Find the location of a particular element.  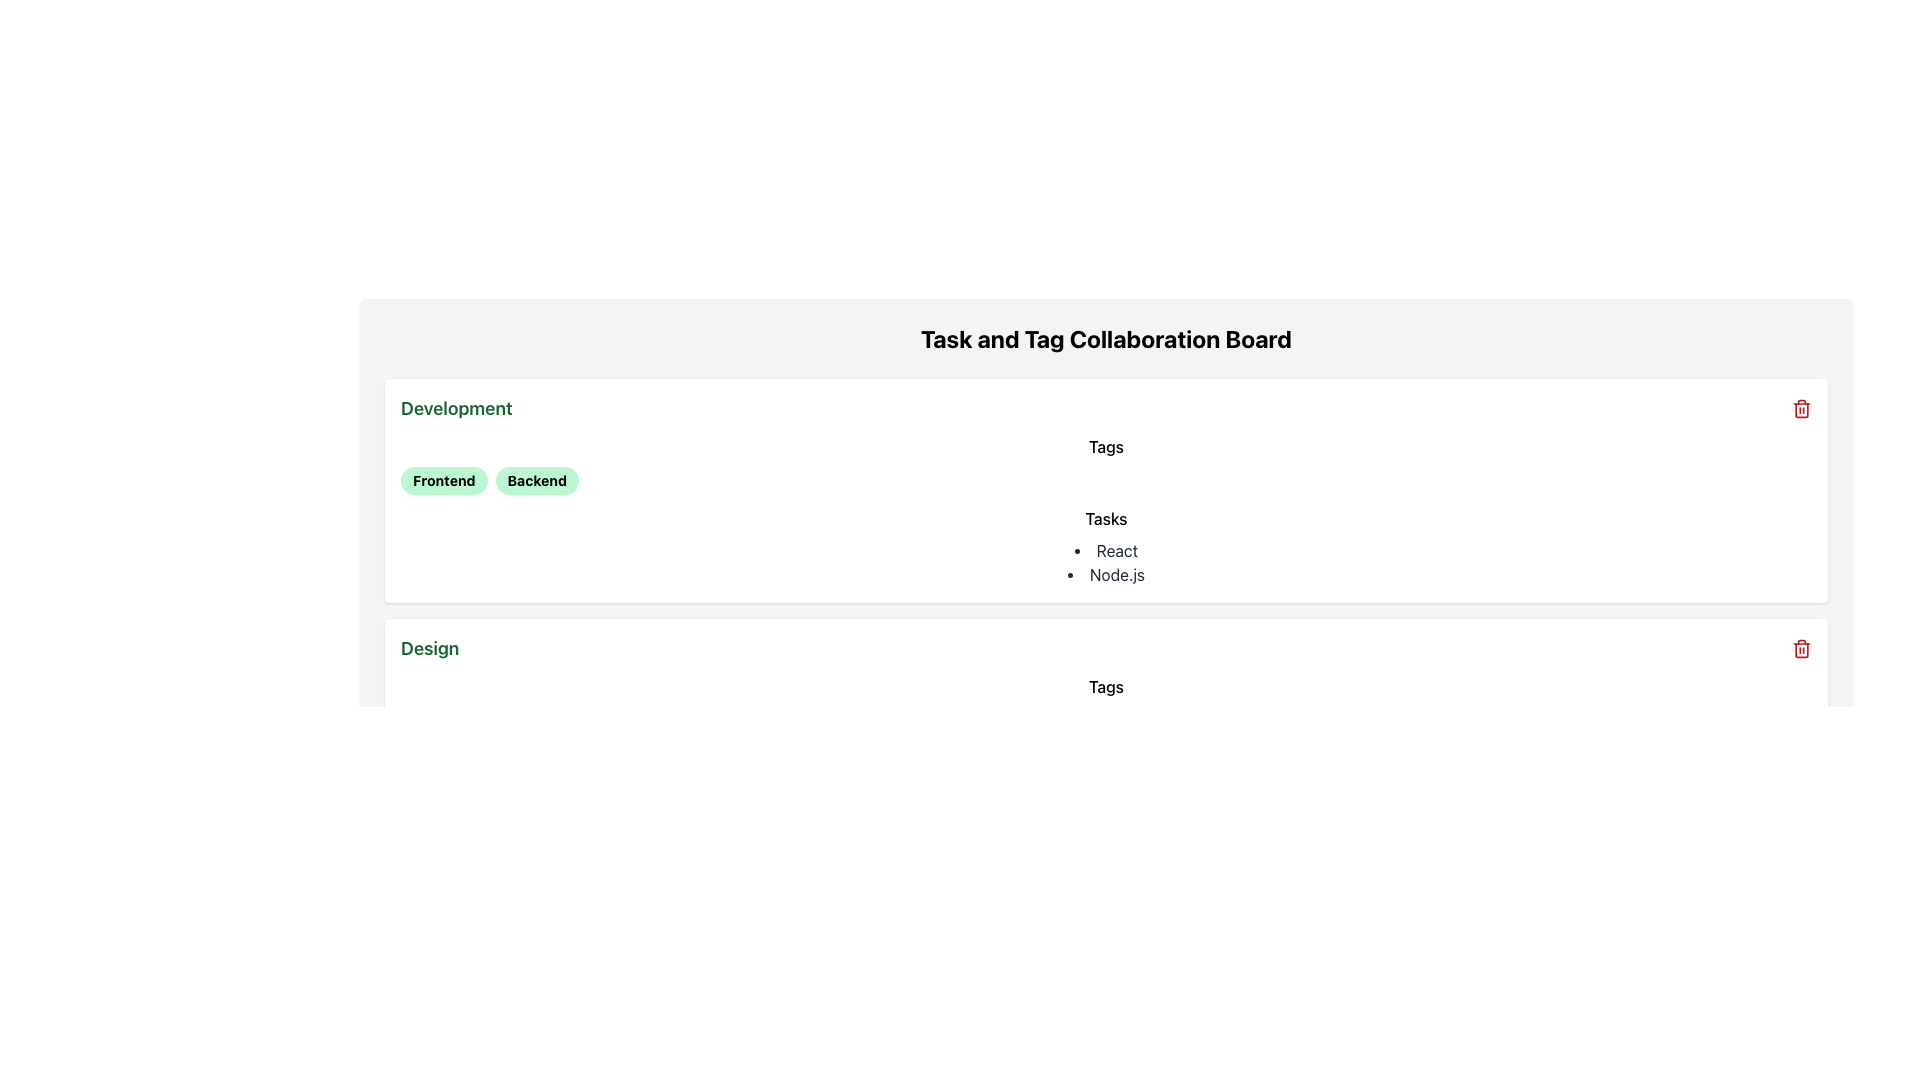

the delete button associated with the row labeled 'Development' is located at coordinates (1801, 407).